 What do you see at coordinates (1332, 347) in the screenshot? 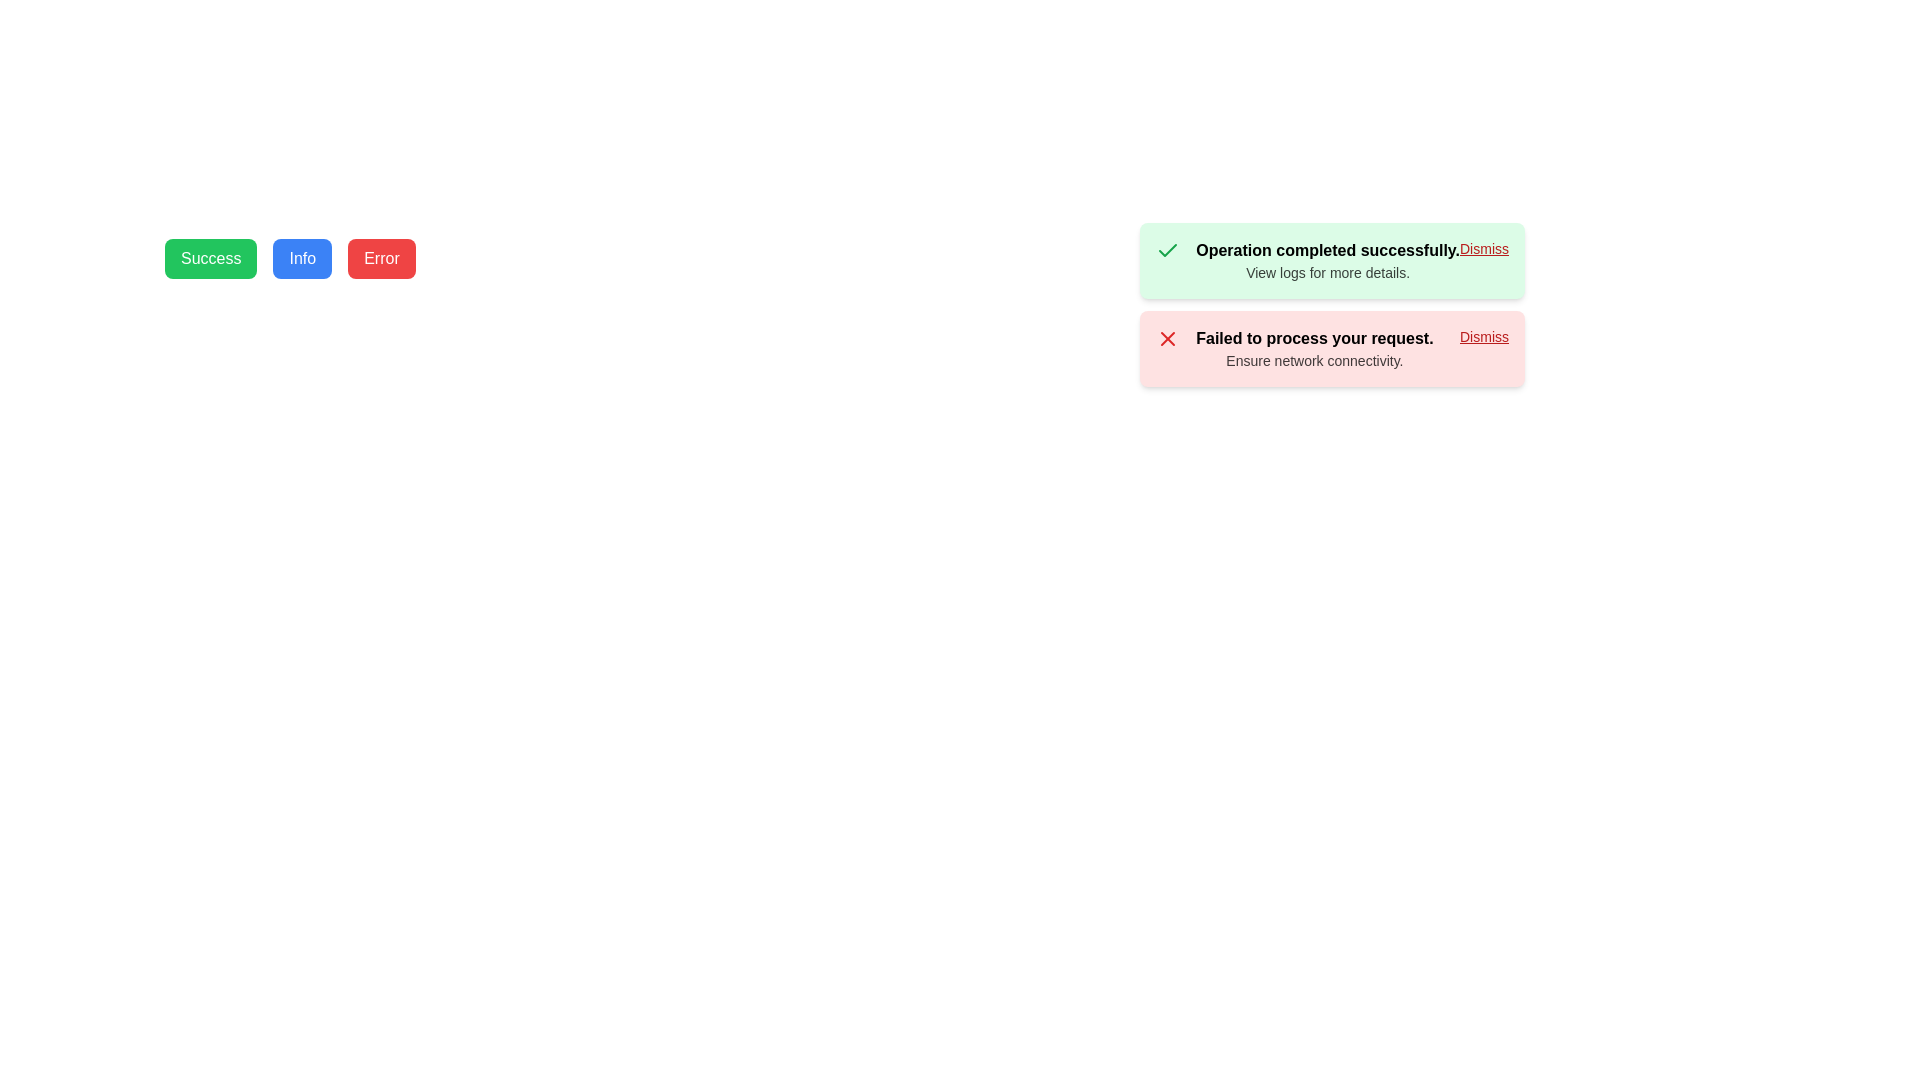
I see `the 'Dismiss' button on the red notification box that contains the error message 'Failed to process your request.'` at bounding box center [1332, 347].